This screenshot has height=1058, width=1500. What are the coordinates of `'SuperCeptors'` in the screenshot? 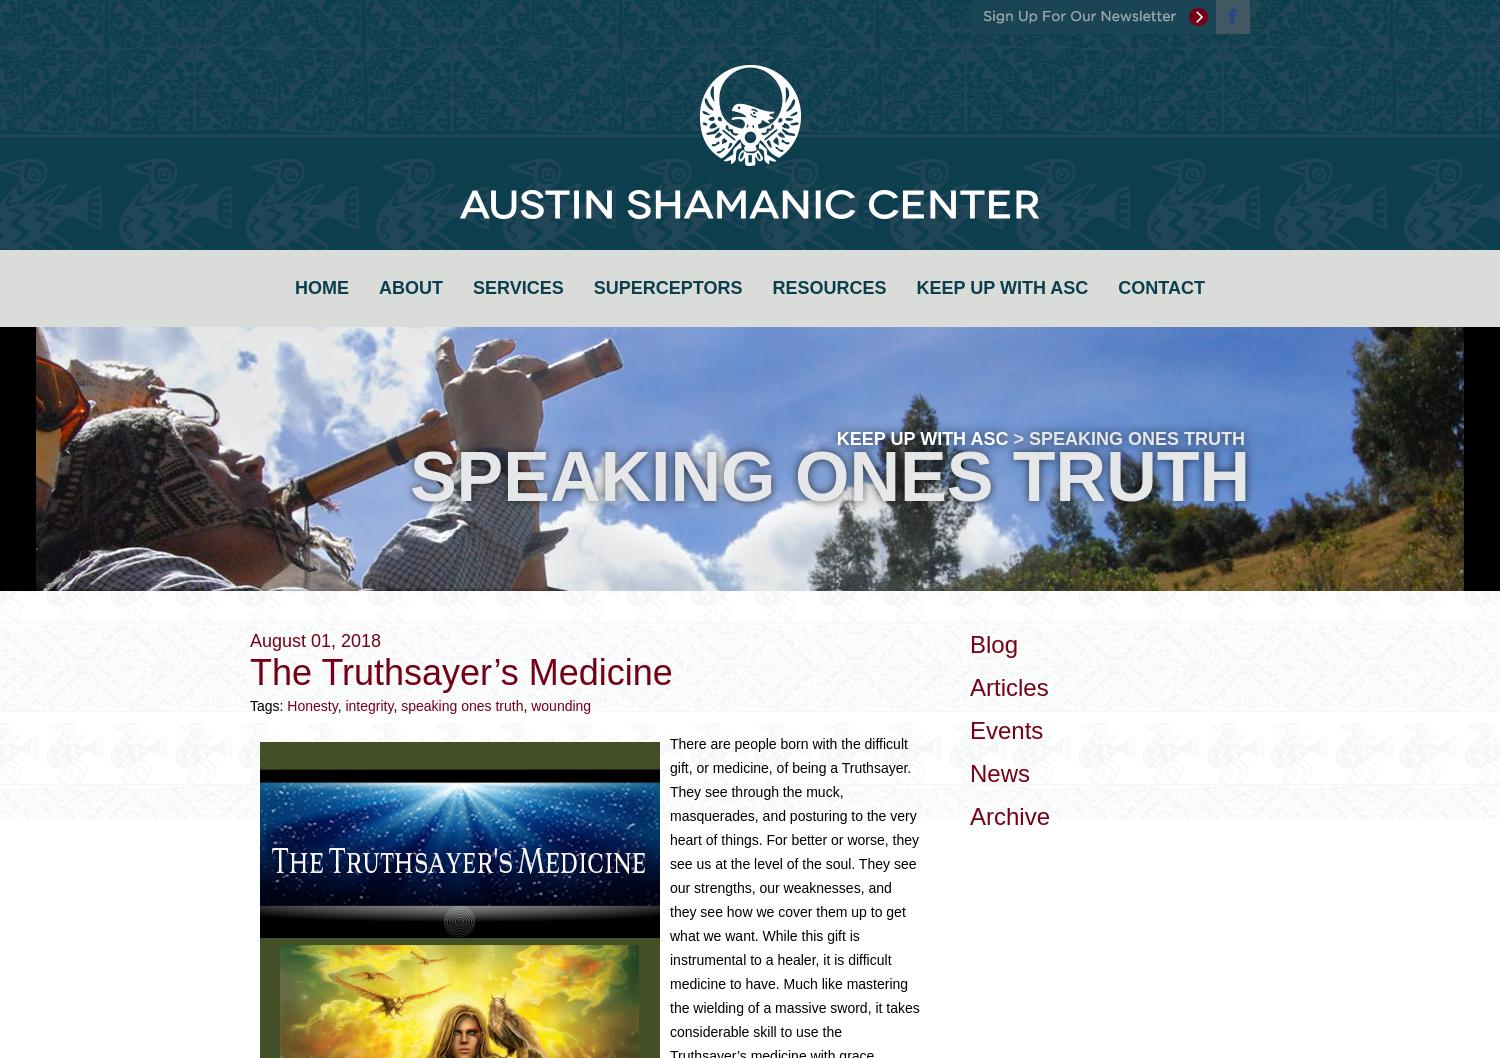 It's located at (591, 286).